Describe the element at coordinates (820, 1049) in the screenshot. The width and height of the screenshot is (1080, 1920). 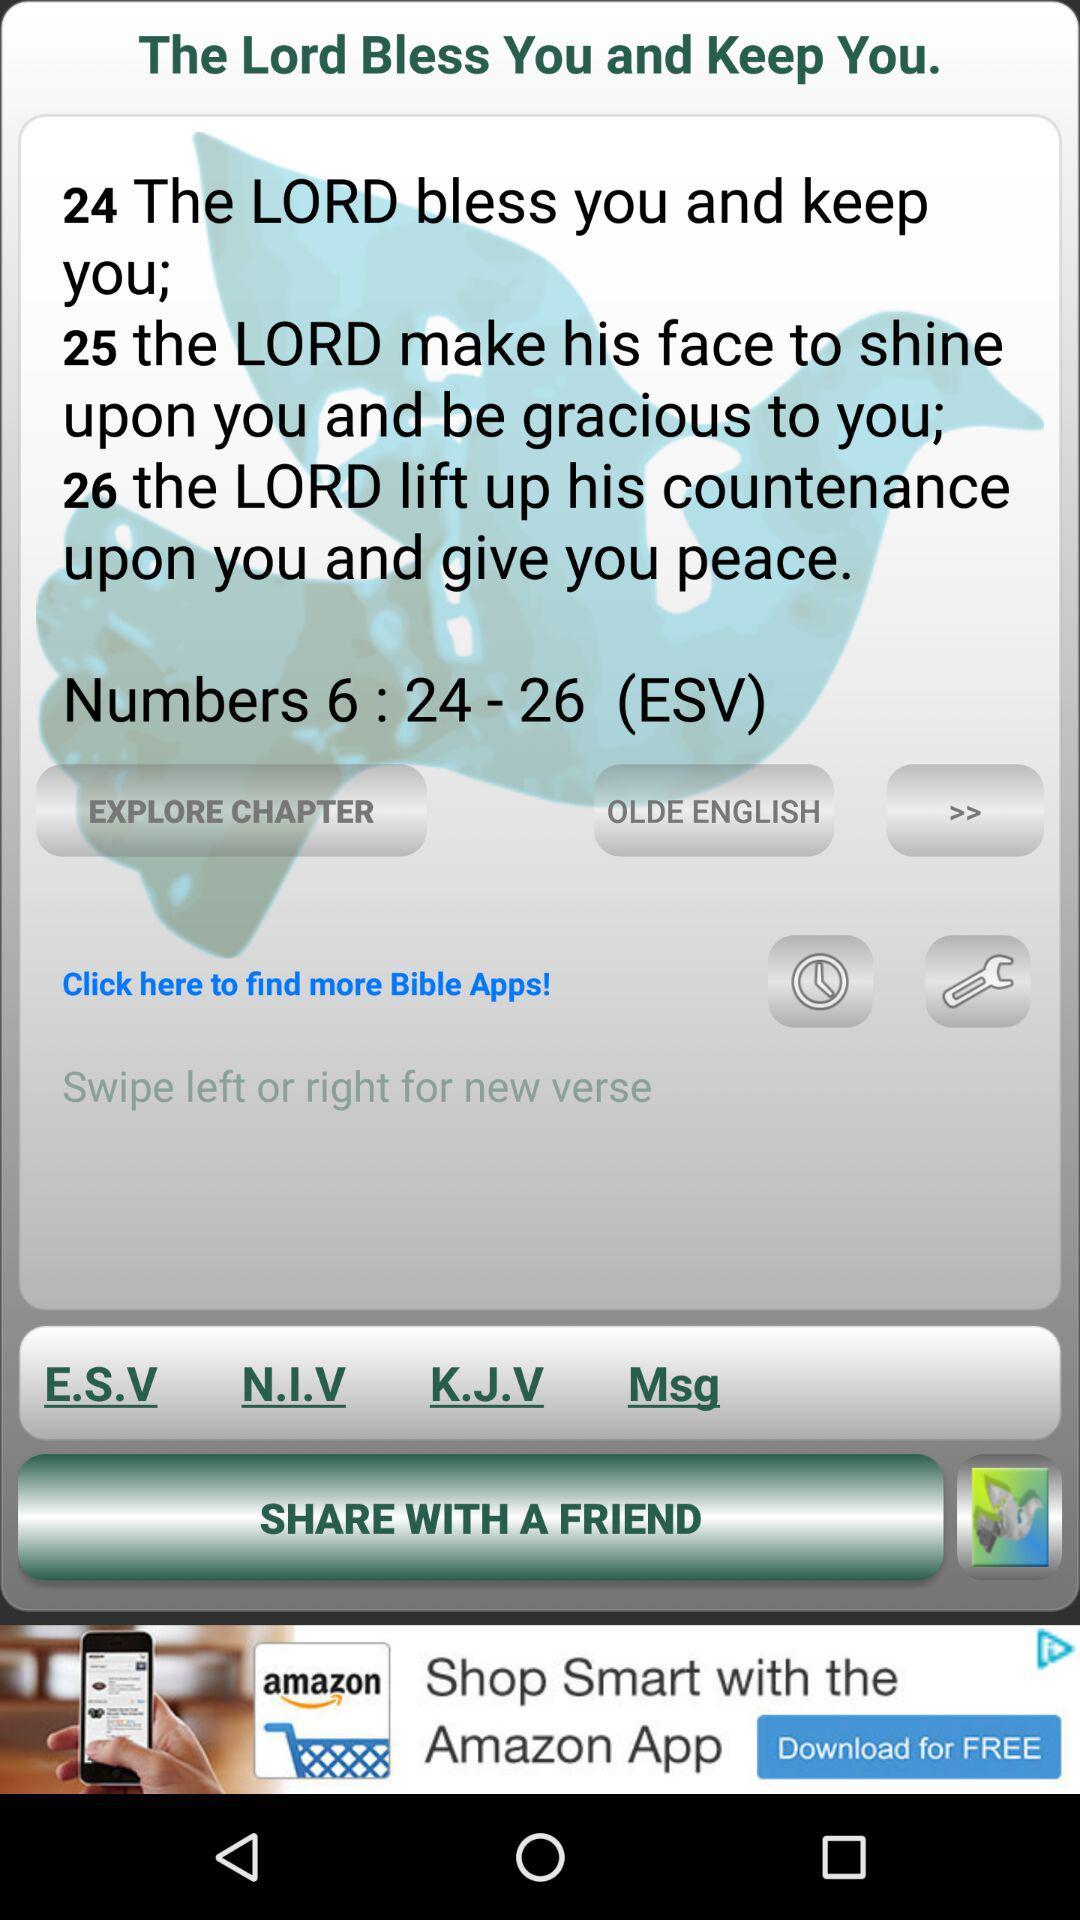
I see `the time icon` at that location.